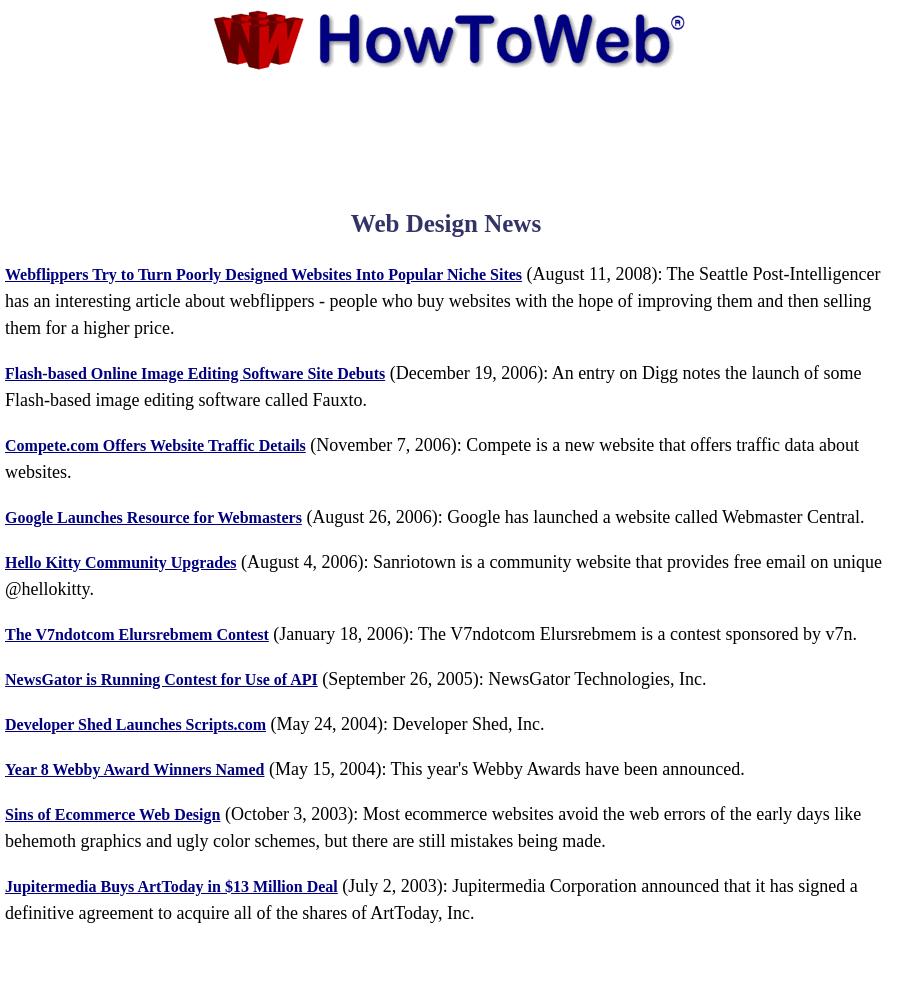  What do you see at coordinates (4, 812) in the screenshot?
I see `'Sins of Ecommerce Web Design'` at bounding box center [4, 812].